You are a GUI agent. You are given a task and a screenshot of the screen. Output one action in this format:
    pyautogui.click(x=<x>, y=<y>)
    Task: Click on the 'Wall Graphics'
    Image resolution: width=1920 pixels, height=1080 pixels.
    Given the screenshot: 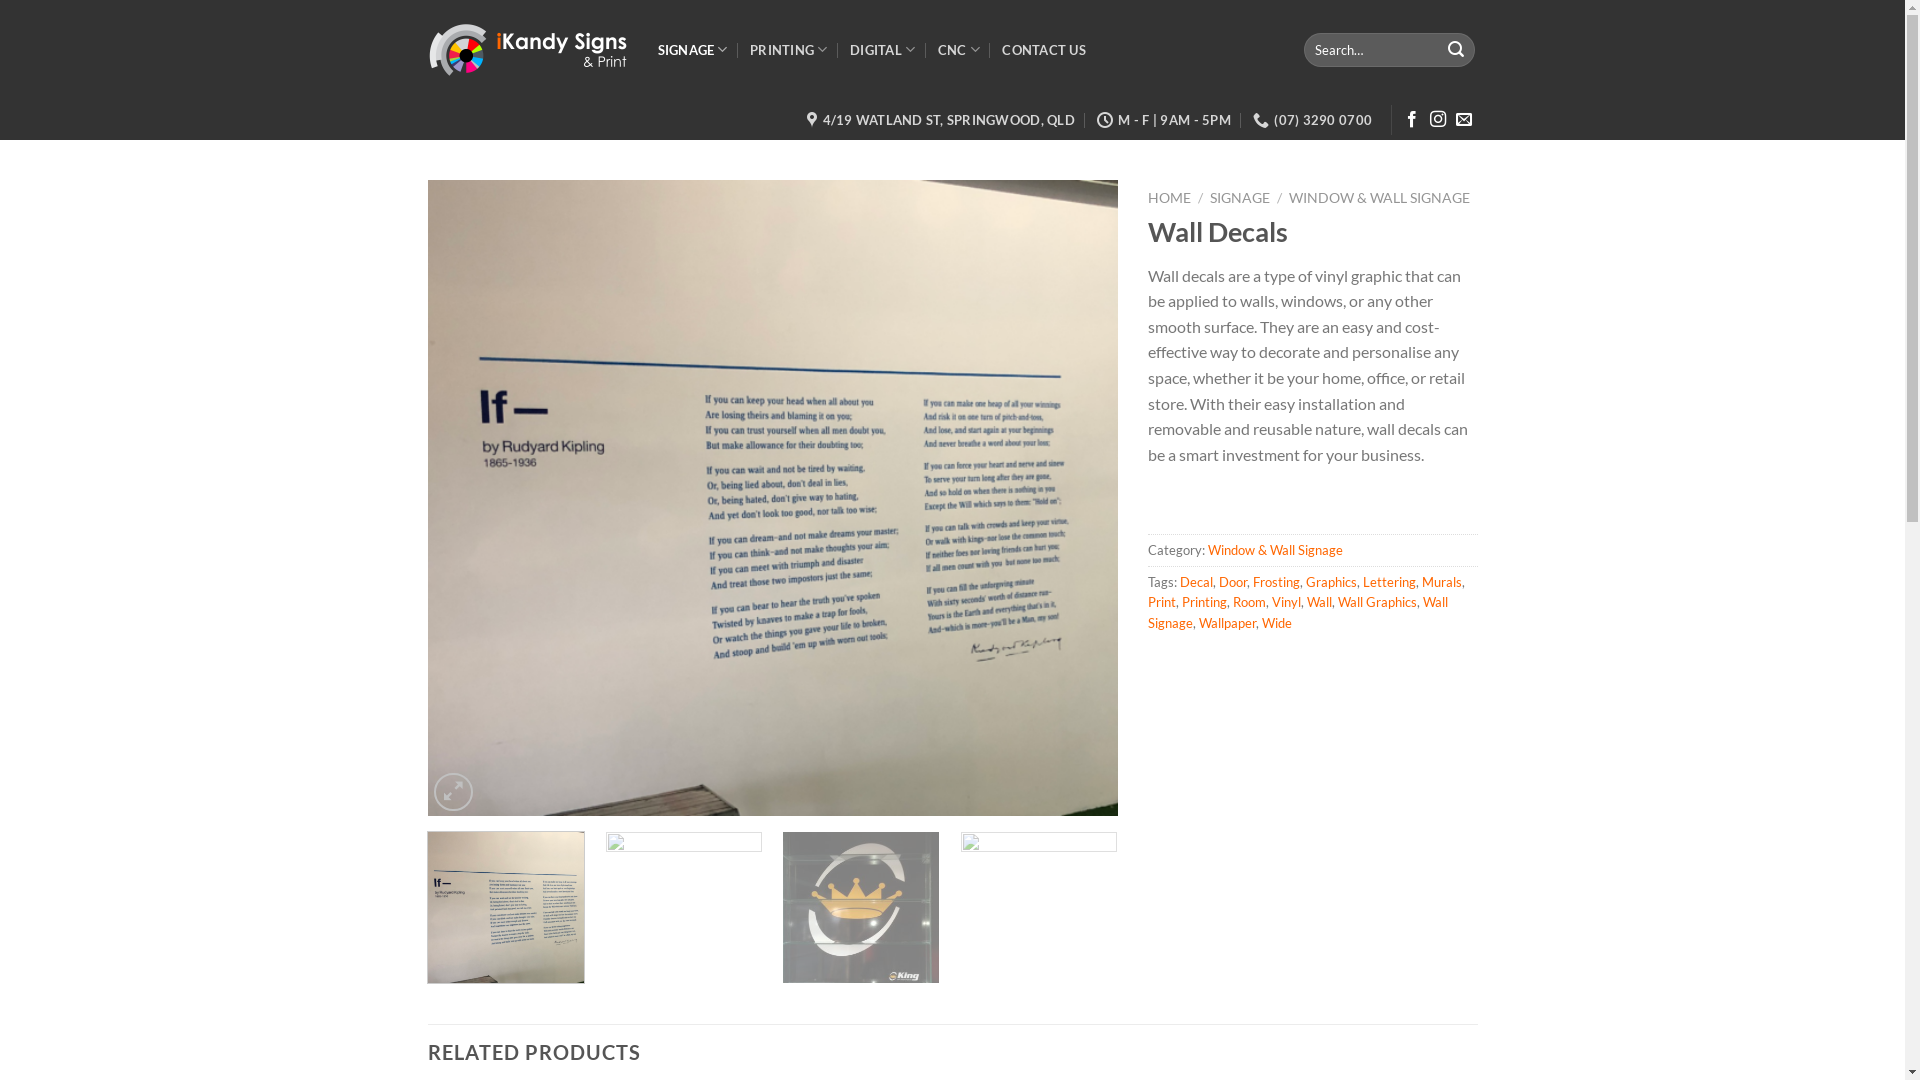 What is the action you would take?
    pyautogui.click(x=1376, y=600)
    